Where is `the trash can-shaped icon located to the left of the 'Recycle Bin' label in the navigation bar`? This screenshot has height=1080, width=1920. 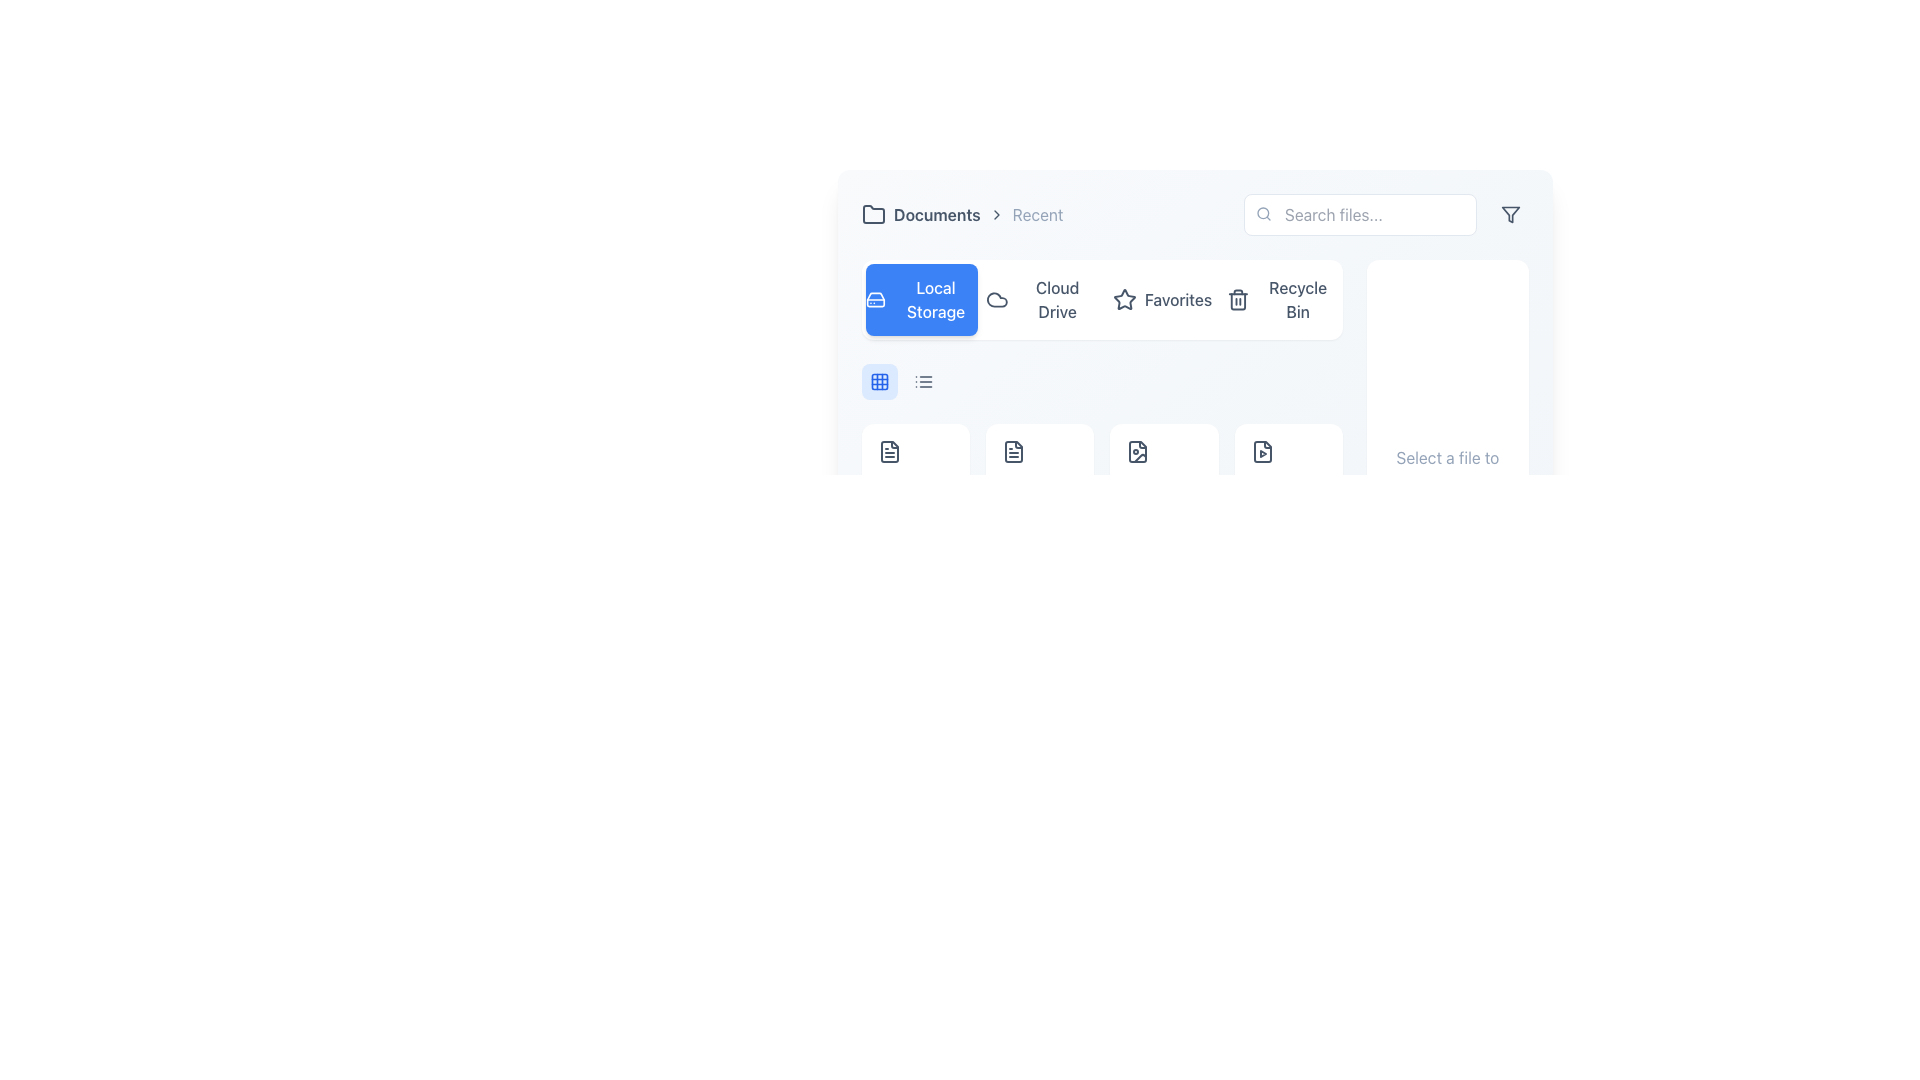 the trash can-shaped icon located to the left of the 'Recycle Bin' label in the navigation bar is located at coordinates (1237, 300).